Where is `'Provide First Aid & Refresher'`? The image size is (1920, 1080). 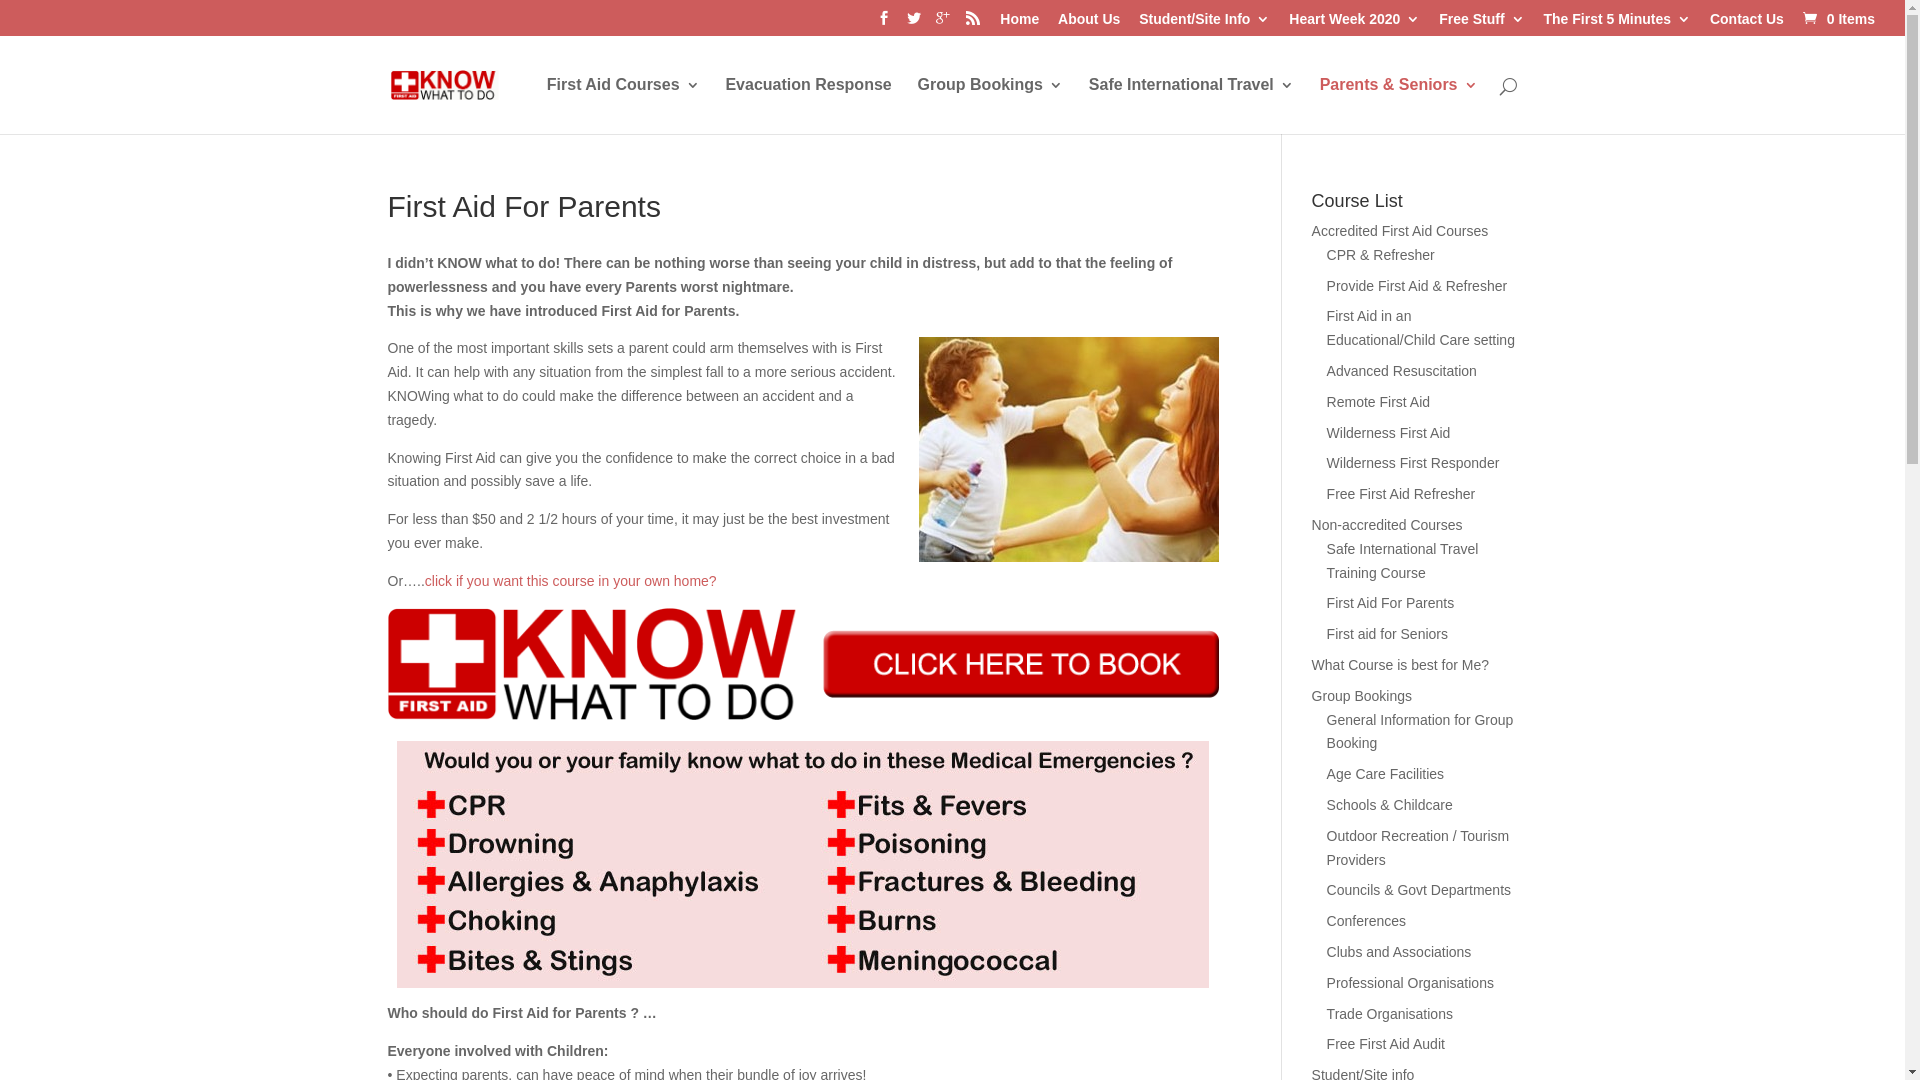 'Provide First Aid & Refresher' is located at coordinates (1416, 285).